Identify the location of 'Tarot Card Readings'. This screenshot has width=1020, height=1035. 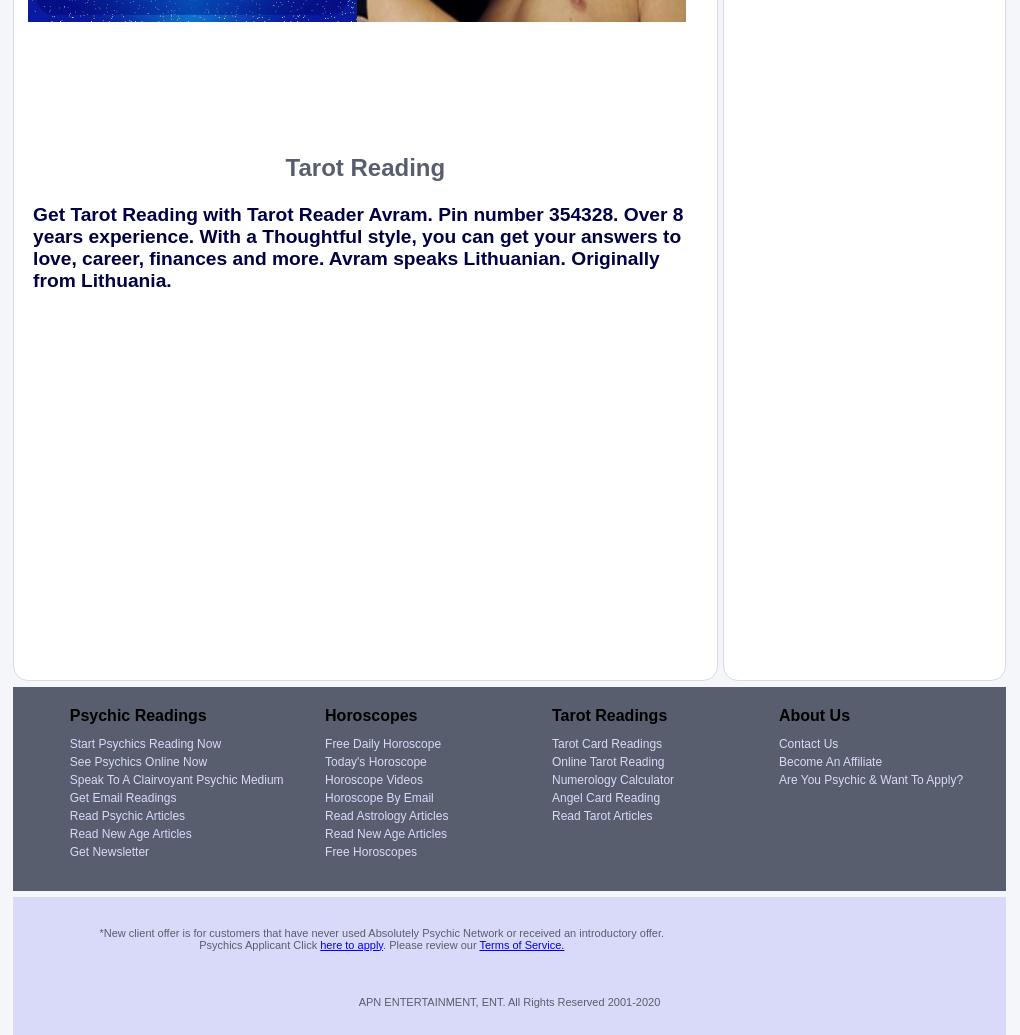
(606, 742).